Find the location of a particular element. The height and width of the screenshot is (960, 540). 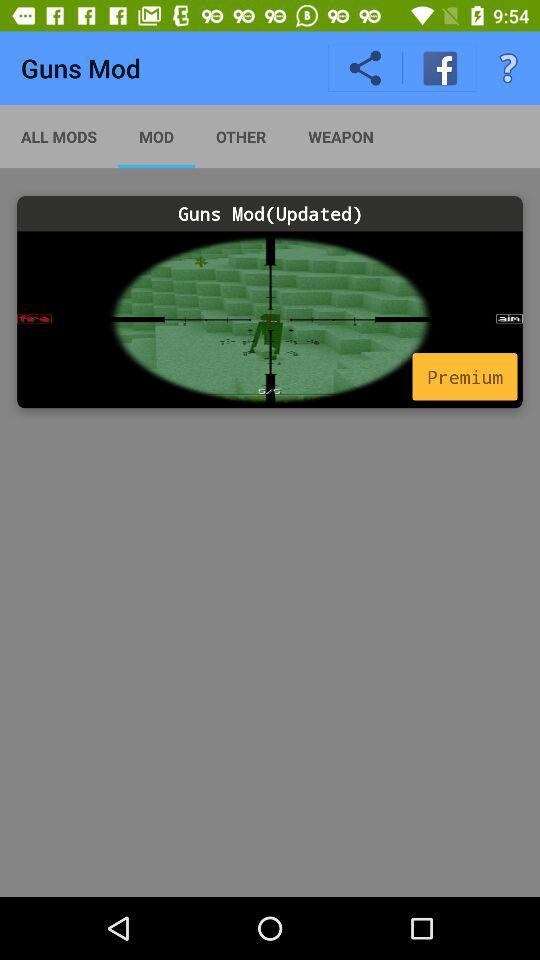

premium icon is located at coordinates (464, 375).